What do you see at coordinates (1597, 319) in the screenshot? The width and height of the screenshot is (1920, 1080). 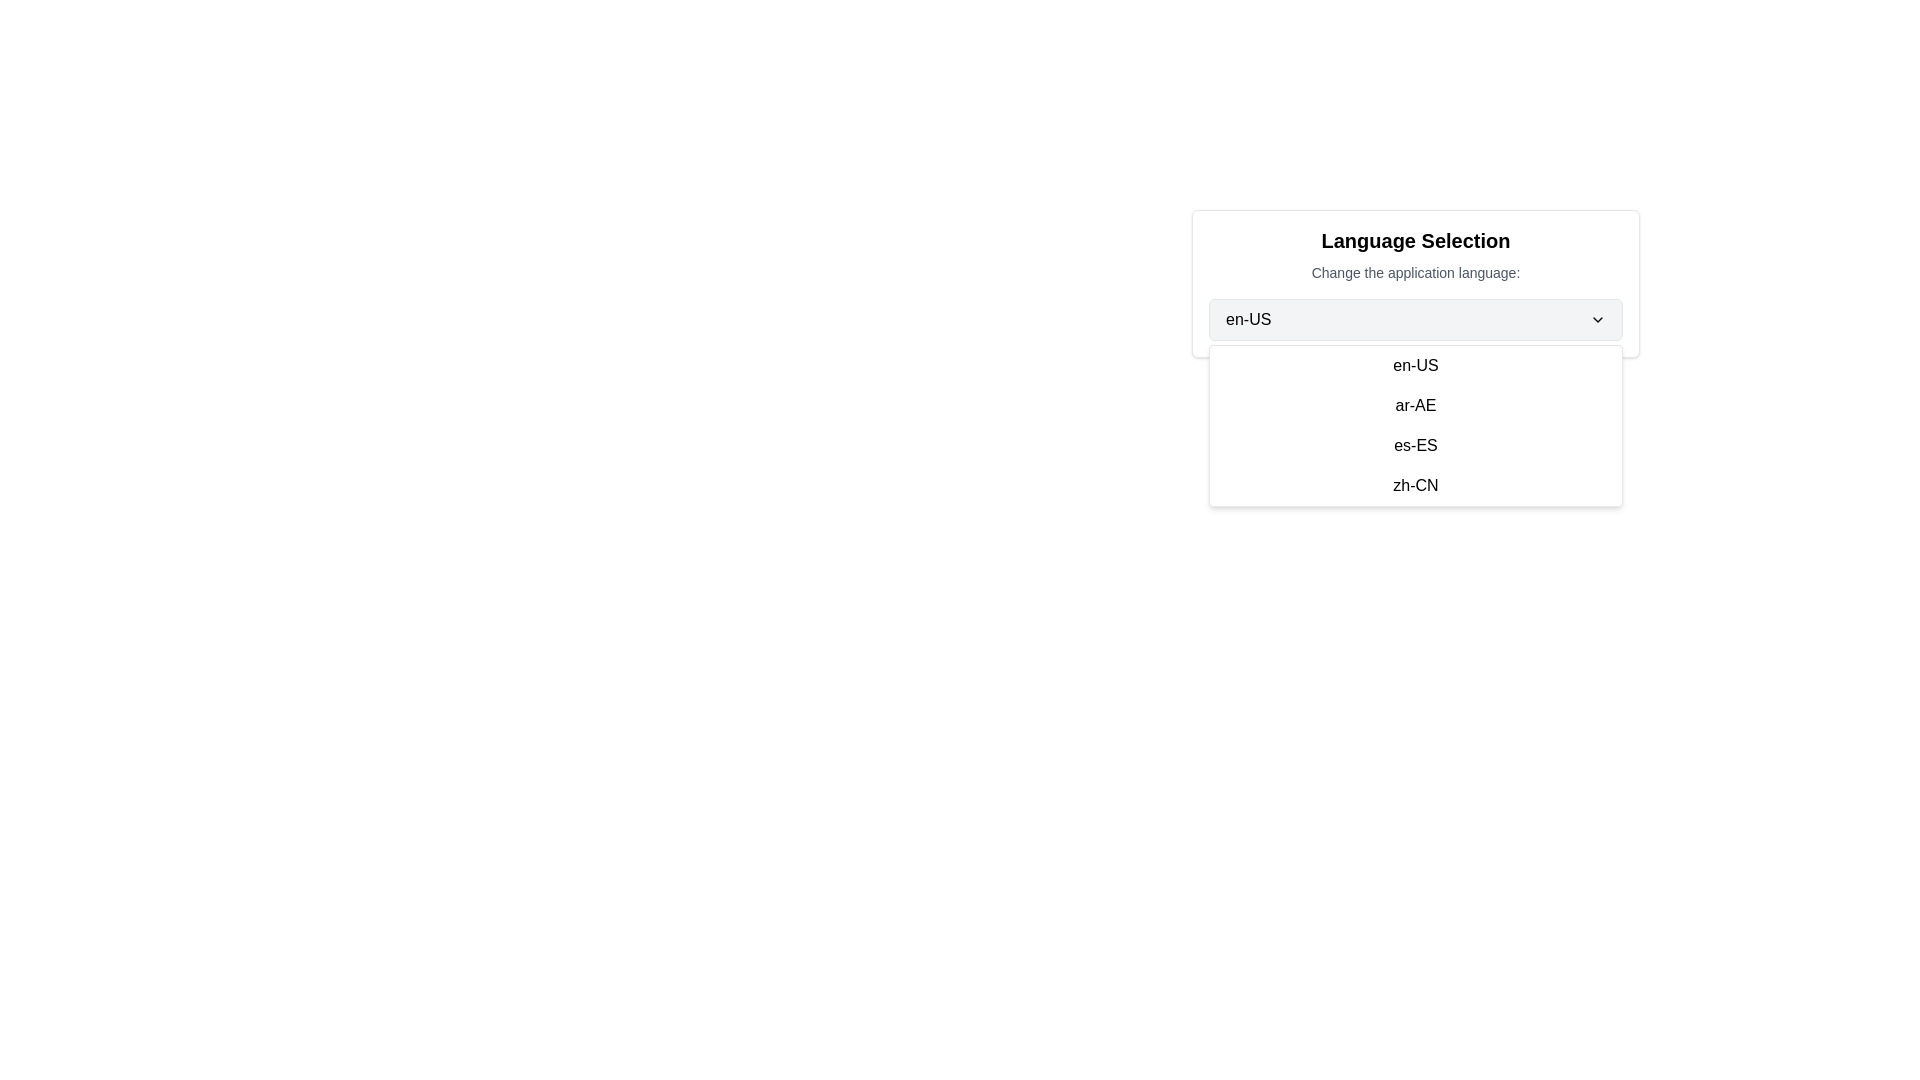 I see `the downward-pointing chevron icon with a thin black stroke located on the right side of the dropdown button labeled 'en-US'` at bounding box center [1597, 319].